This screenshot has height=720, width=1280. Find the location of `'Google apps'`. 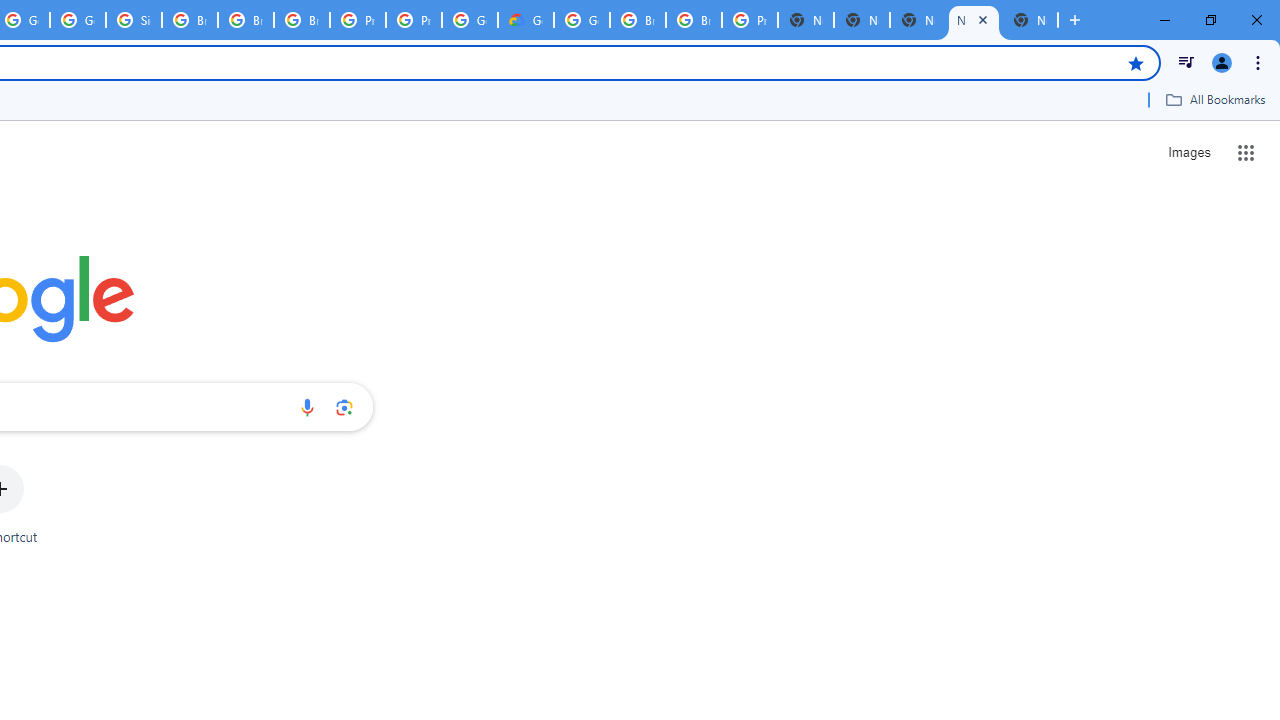

'Google apps' is located at coordinates (1245, 152).